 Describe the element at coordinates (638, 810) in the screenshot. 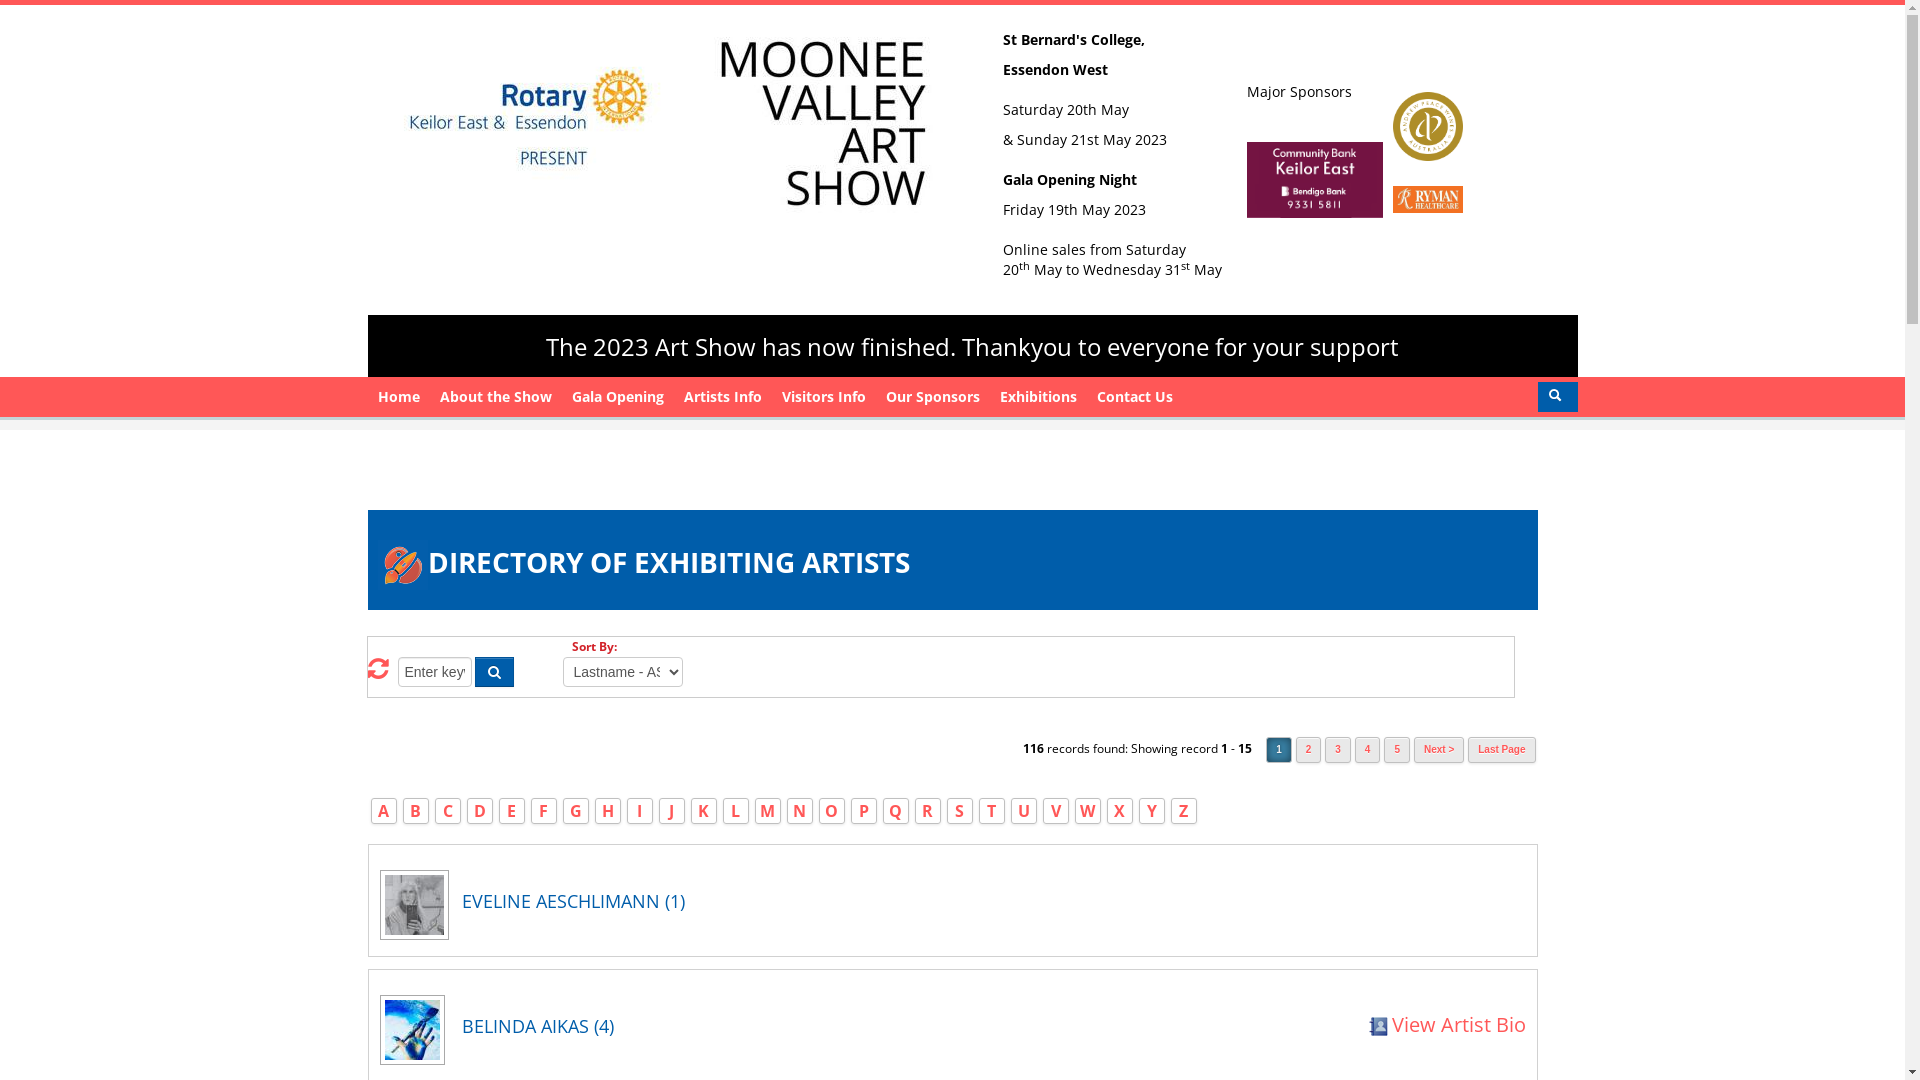

I see `'I'` at that location.